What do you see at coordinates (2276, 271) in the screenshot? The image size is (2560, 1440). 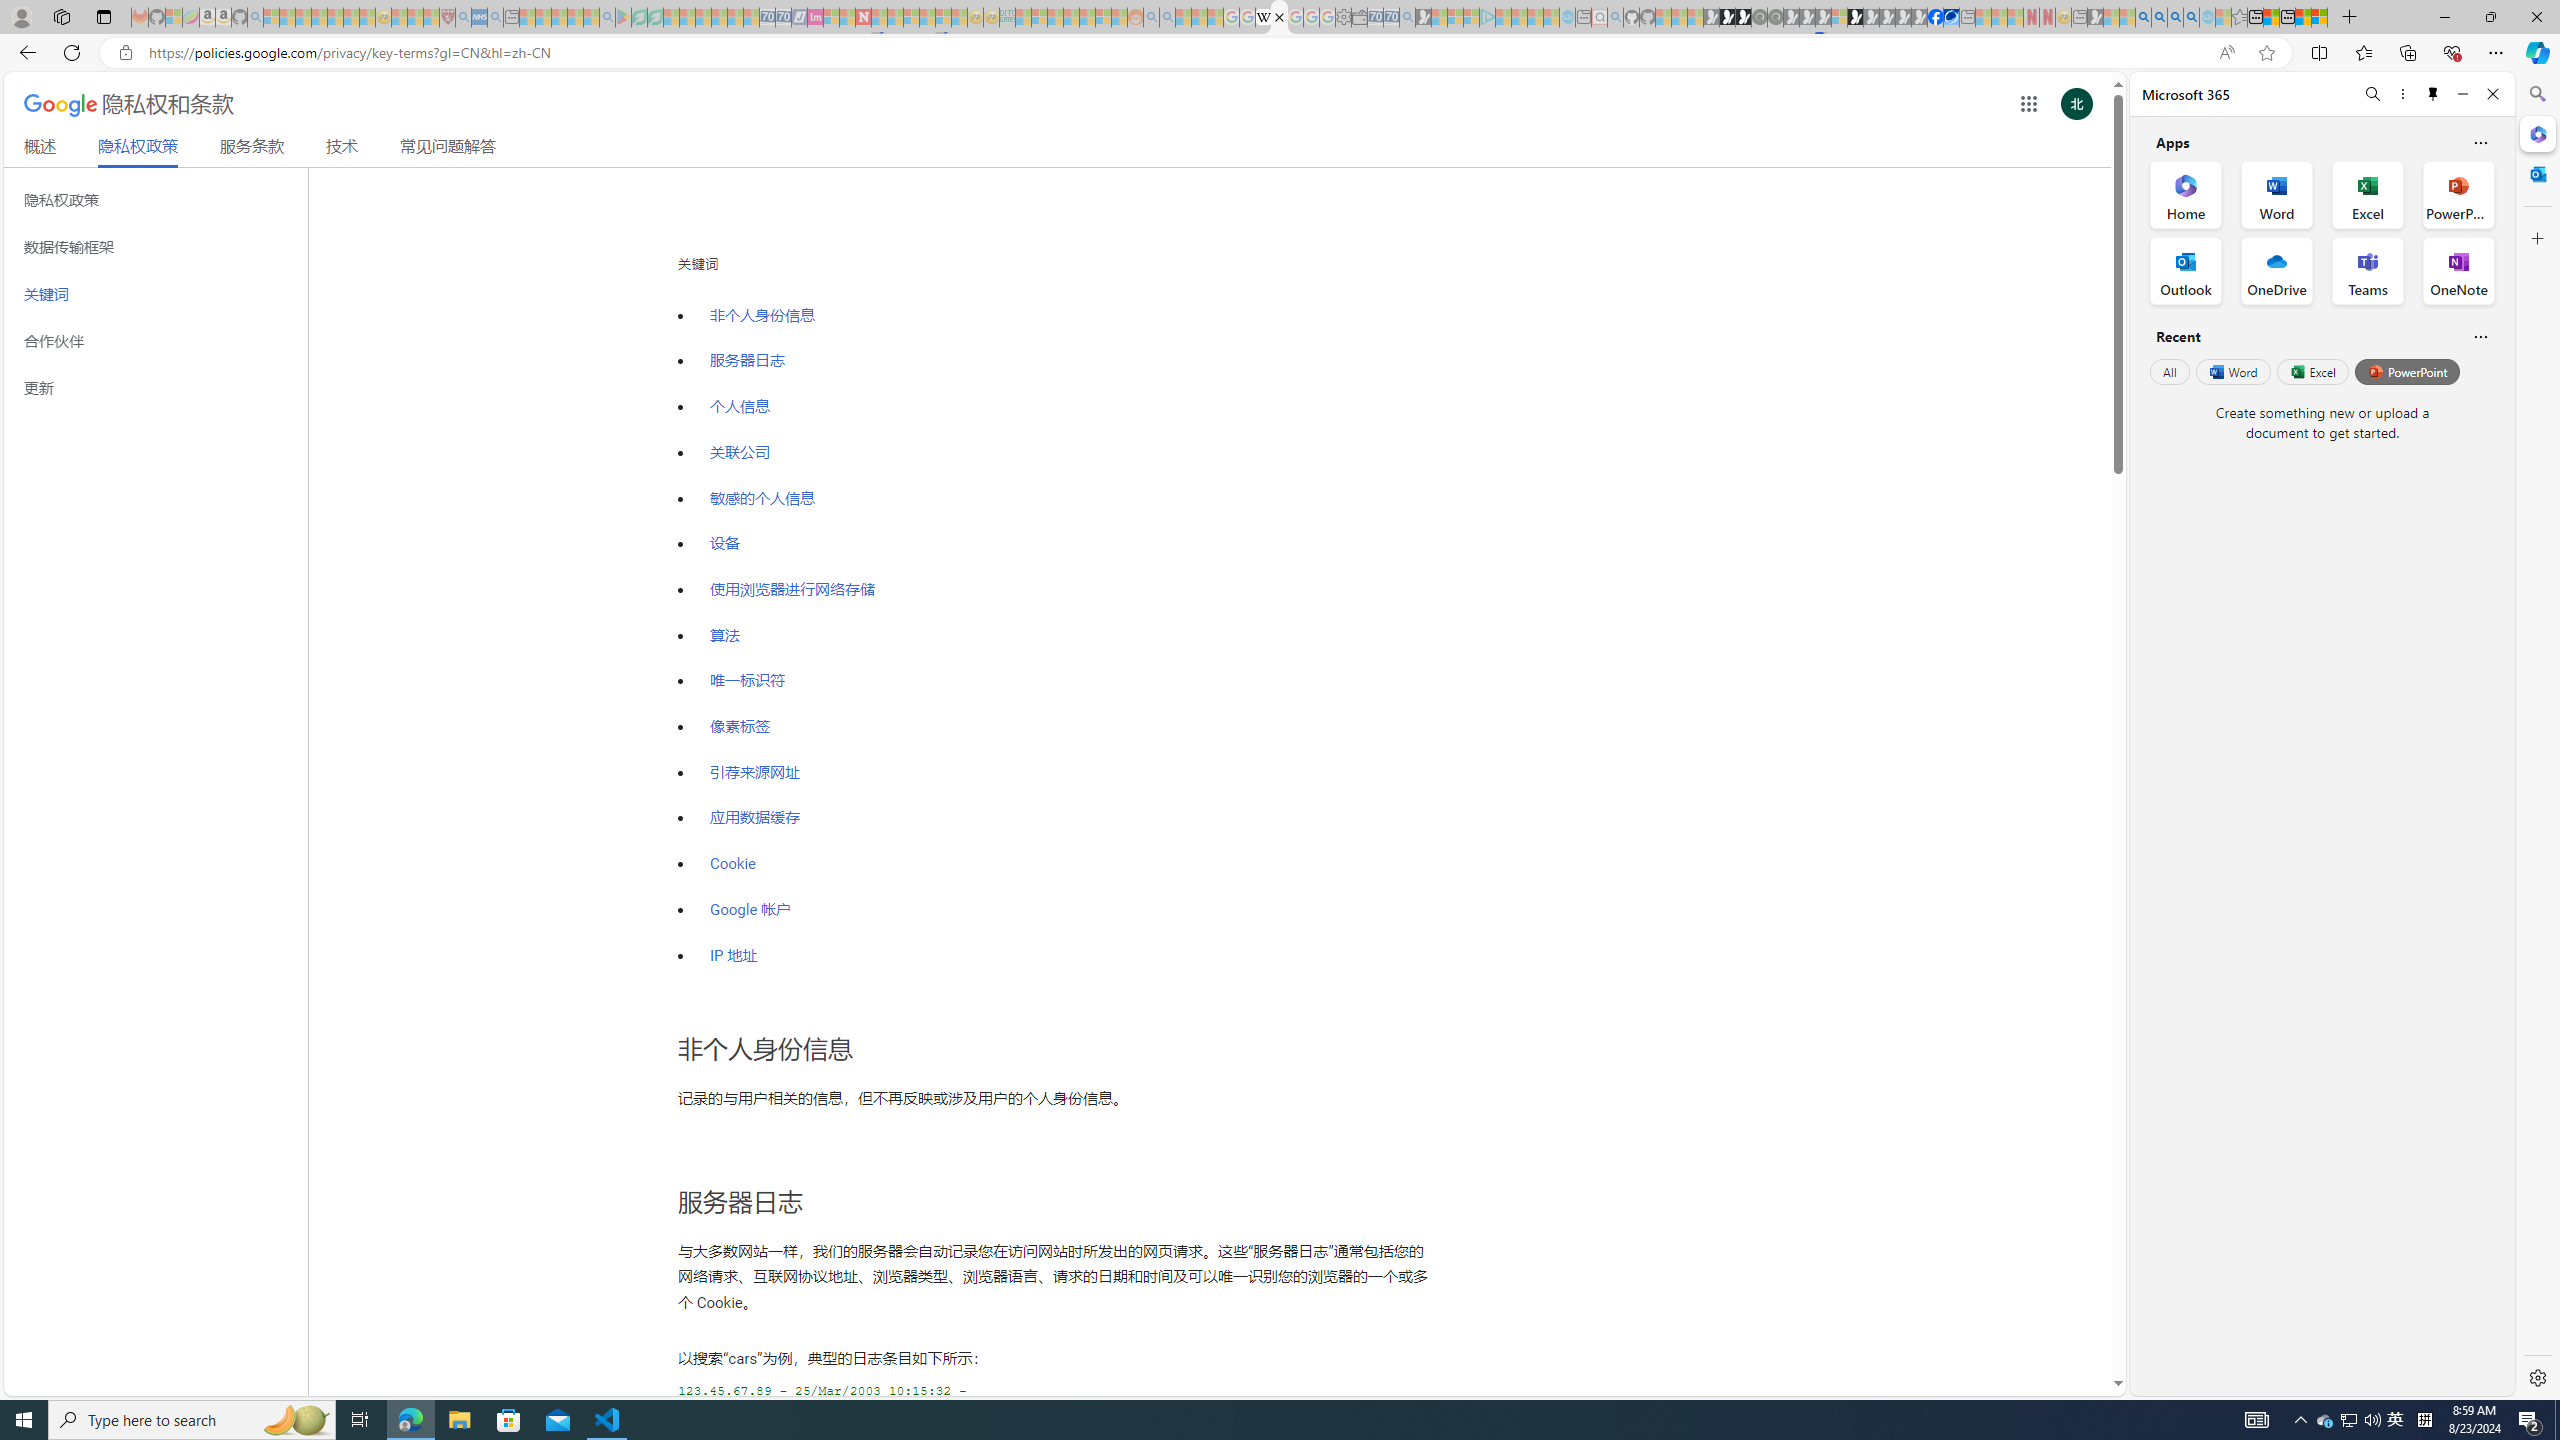 I see `'OneDrive Office App'` at bounding box center [2276, 271].